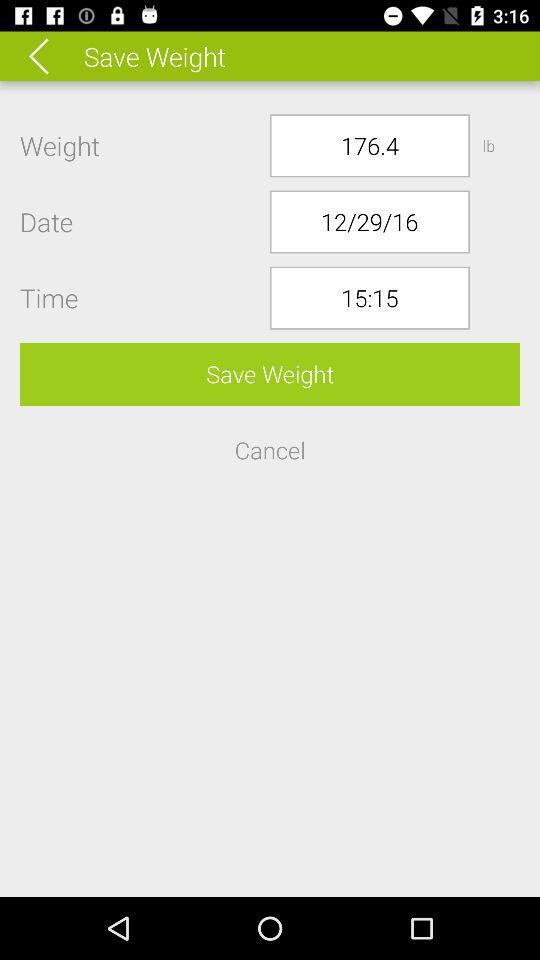 Image resolution: width=540 pixels, height=960 pixels. What do you see at coordinates (368, 297) in the screenshot?
I see `15:15` at bounding box center [368, 297].